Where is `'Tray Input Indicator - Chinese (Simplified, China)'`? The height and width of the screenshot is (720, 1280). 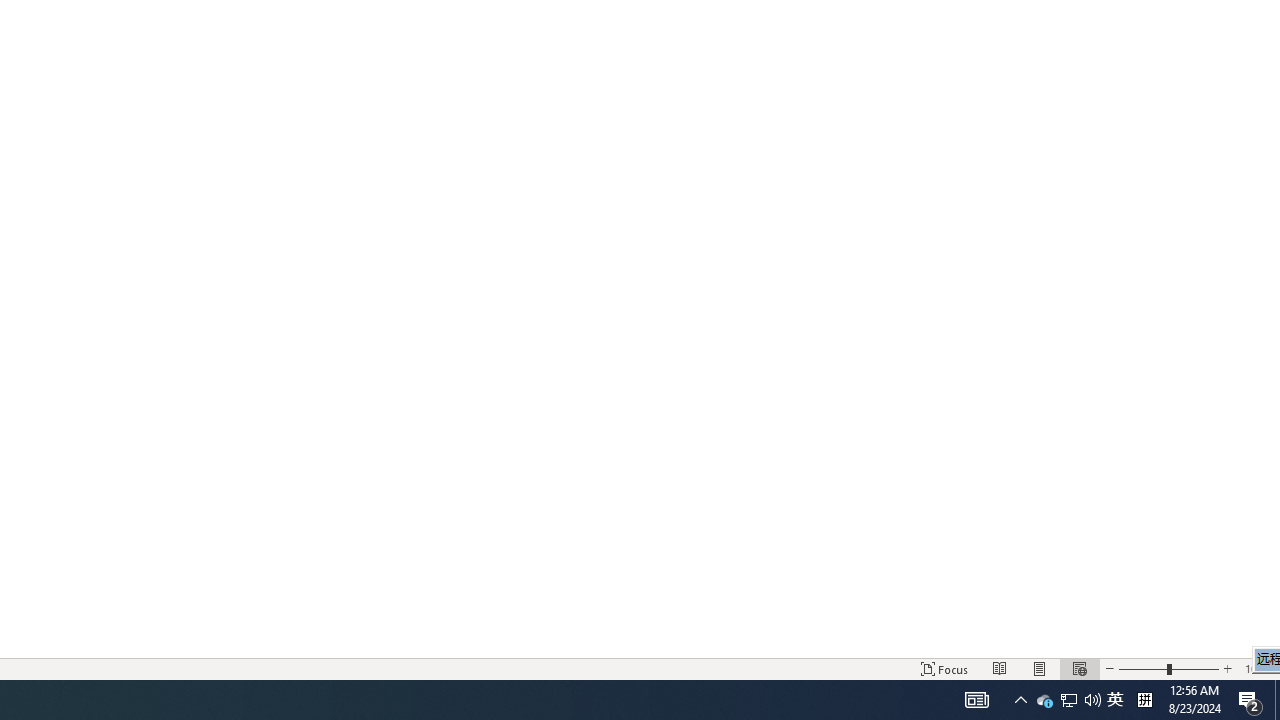 'Tray Input Indicator - Chinese (Simplified, China)' is located at coordinates (1144, 698).